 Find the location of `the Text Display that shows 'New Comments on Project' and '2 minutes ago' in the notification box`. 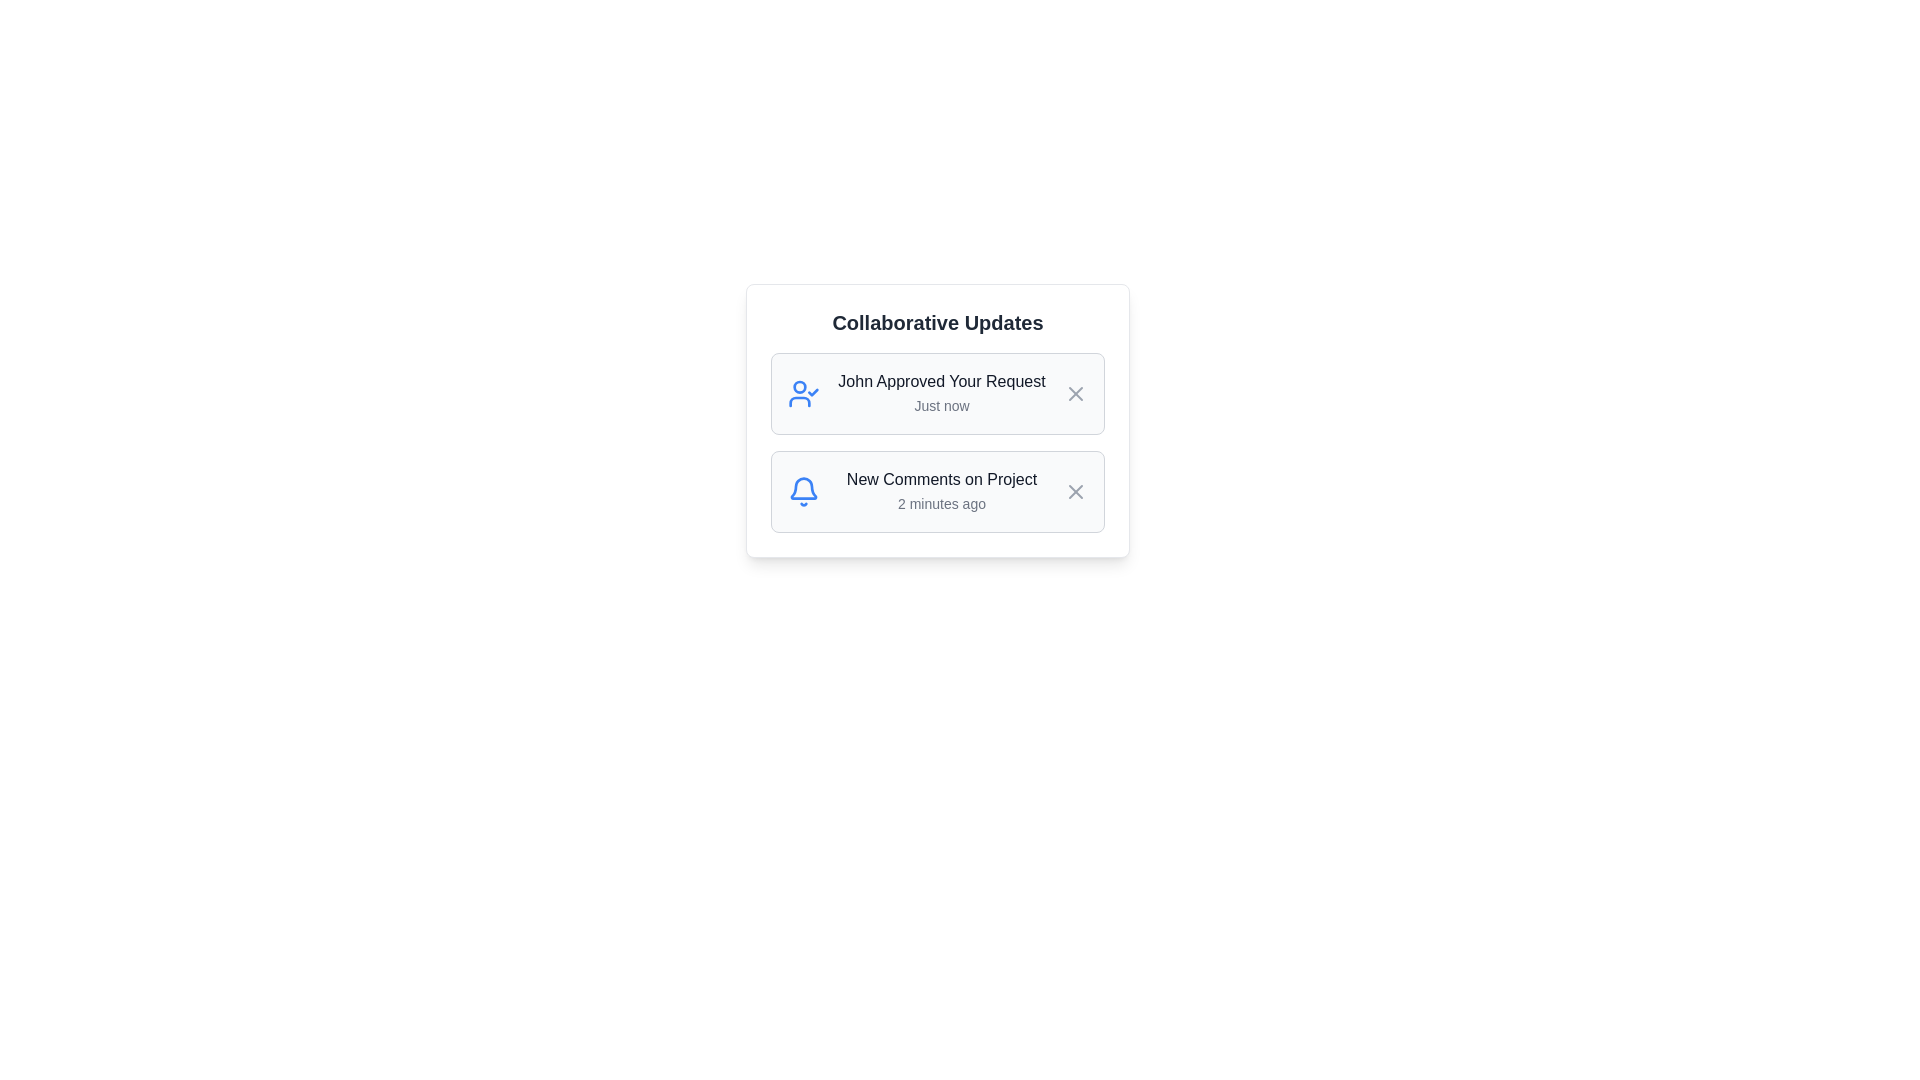

the Text Display that shows 'New Comments on Project' and '2 minutes ago' in the notification box is located at coordinates (940, 492).